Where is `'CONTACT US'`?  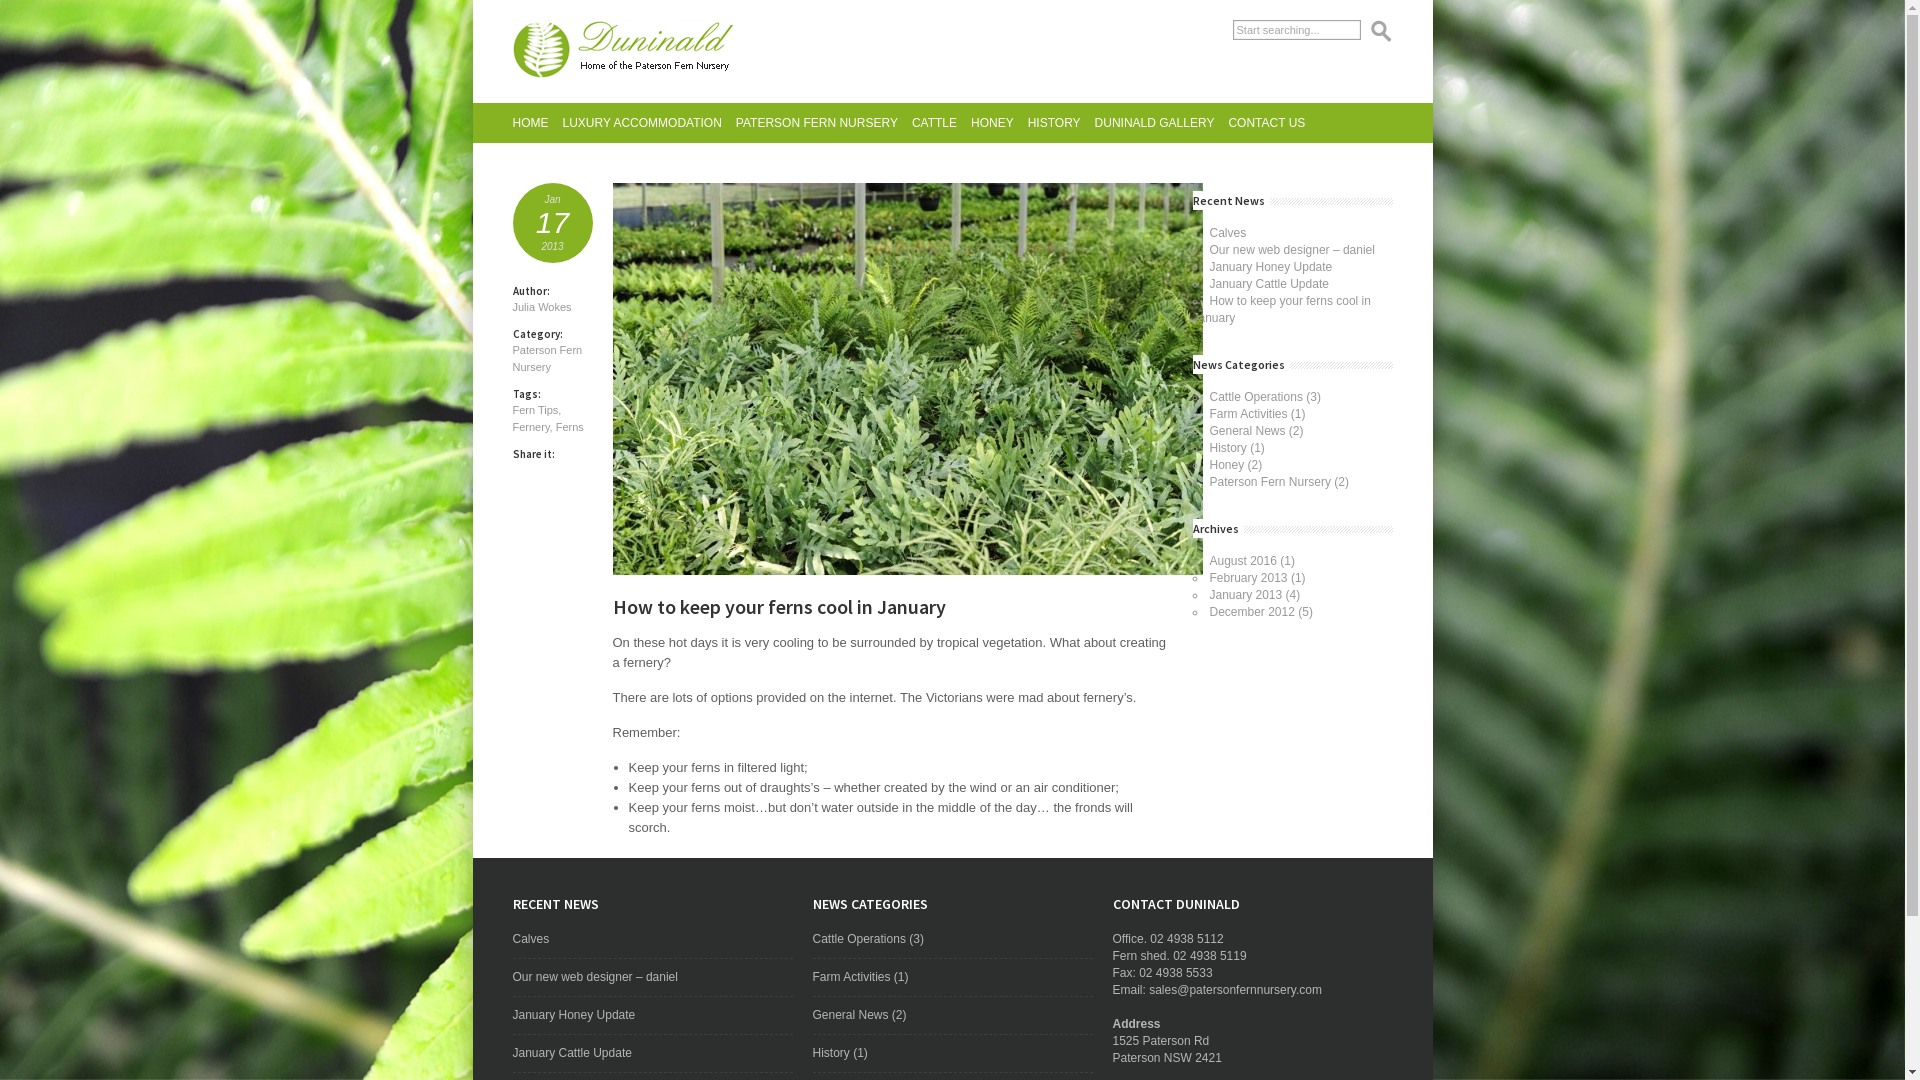 'CONTACT US' is located at coordinates (1265, 123).